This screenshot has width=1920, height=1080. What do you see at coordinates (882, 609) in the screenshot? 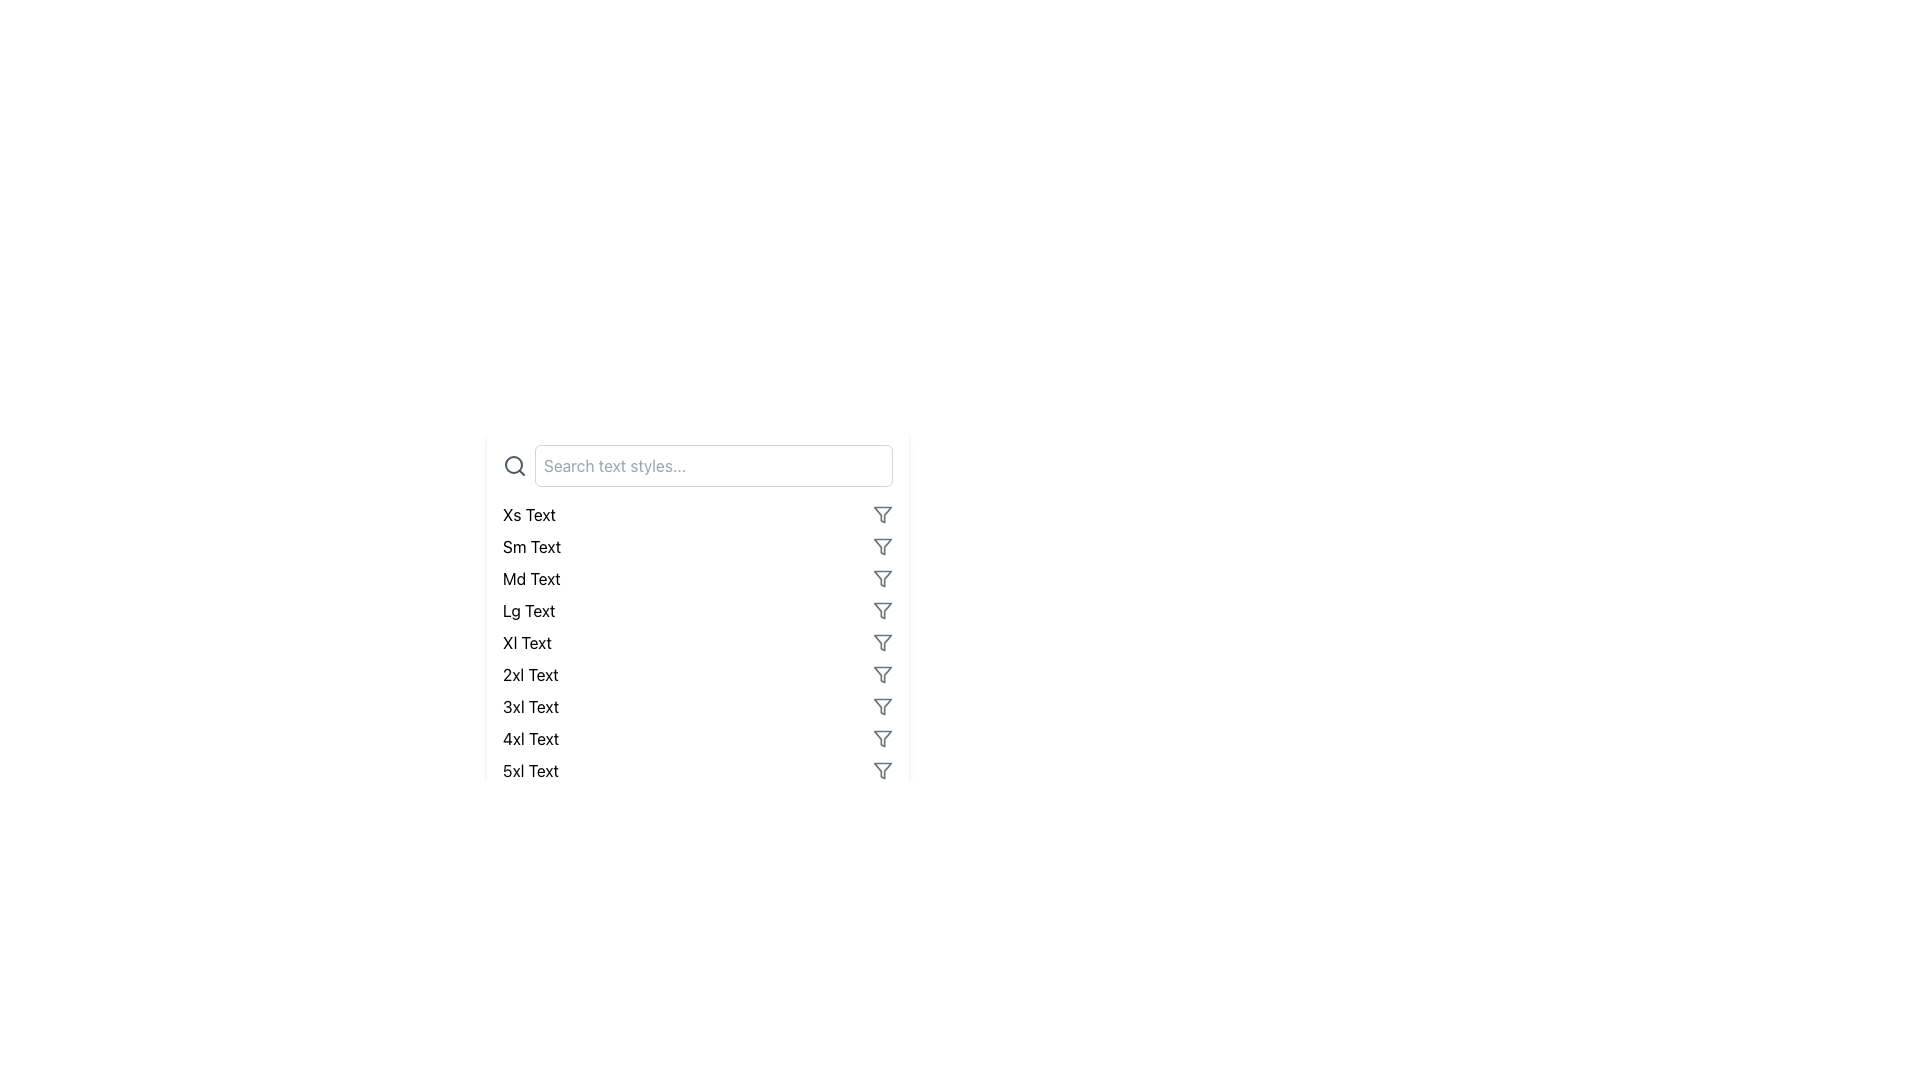
I see `the filter icon button, which has a minimalistic gray funnel shape, located on the right side of the interface panel next to the 'Lg Text'` at bounding box center [882, 609].